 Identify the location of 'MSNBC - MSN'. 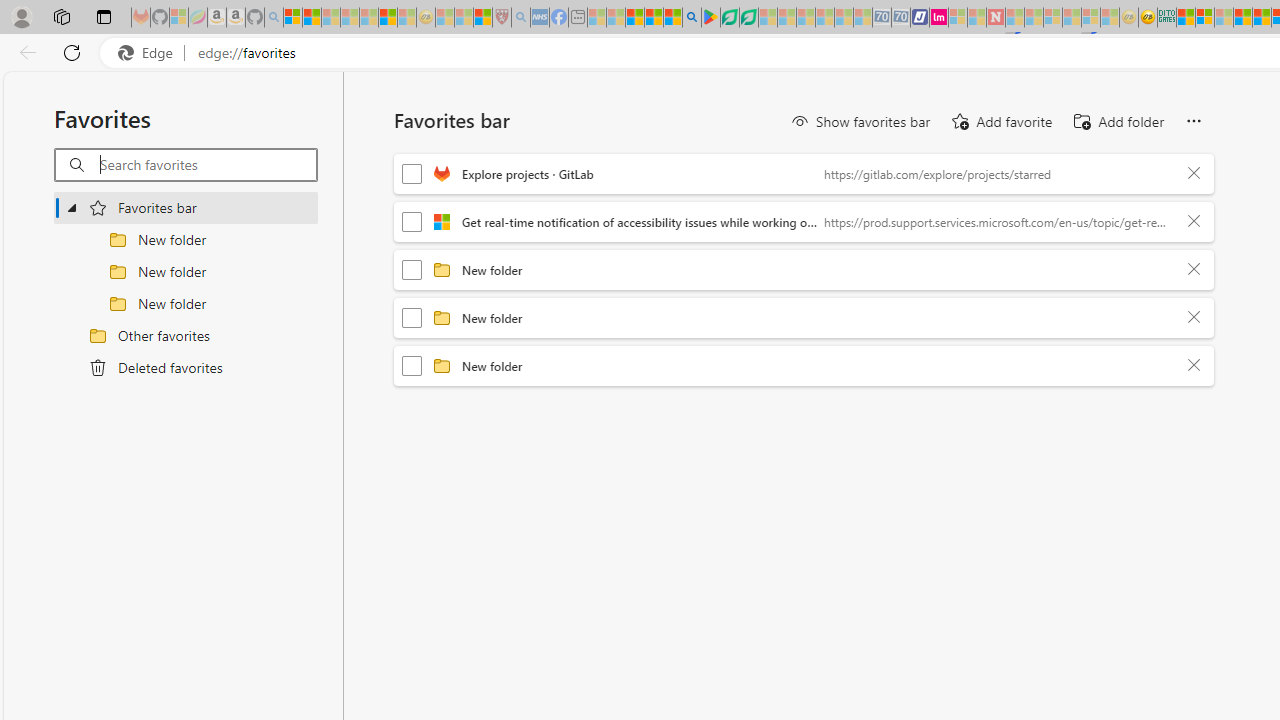
(1185, 17).